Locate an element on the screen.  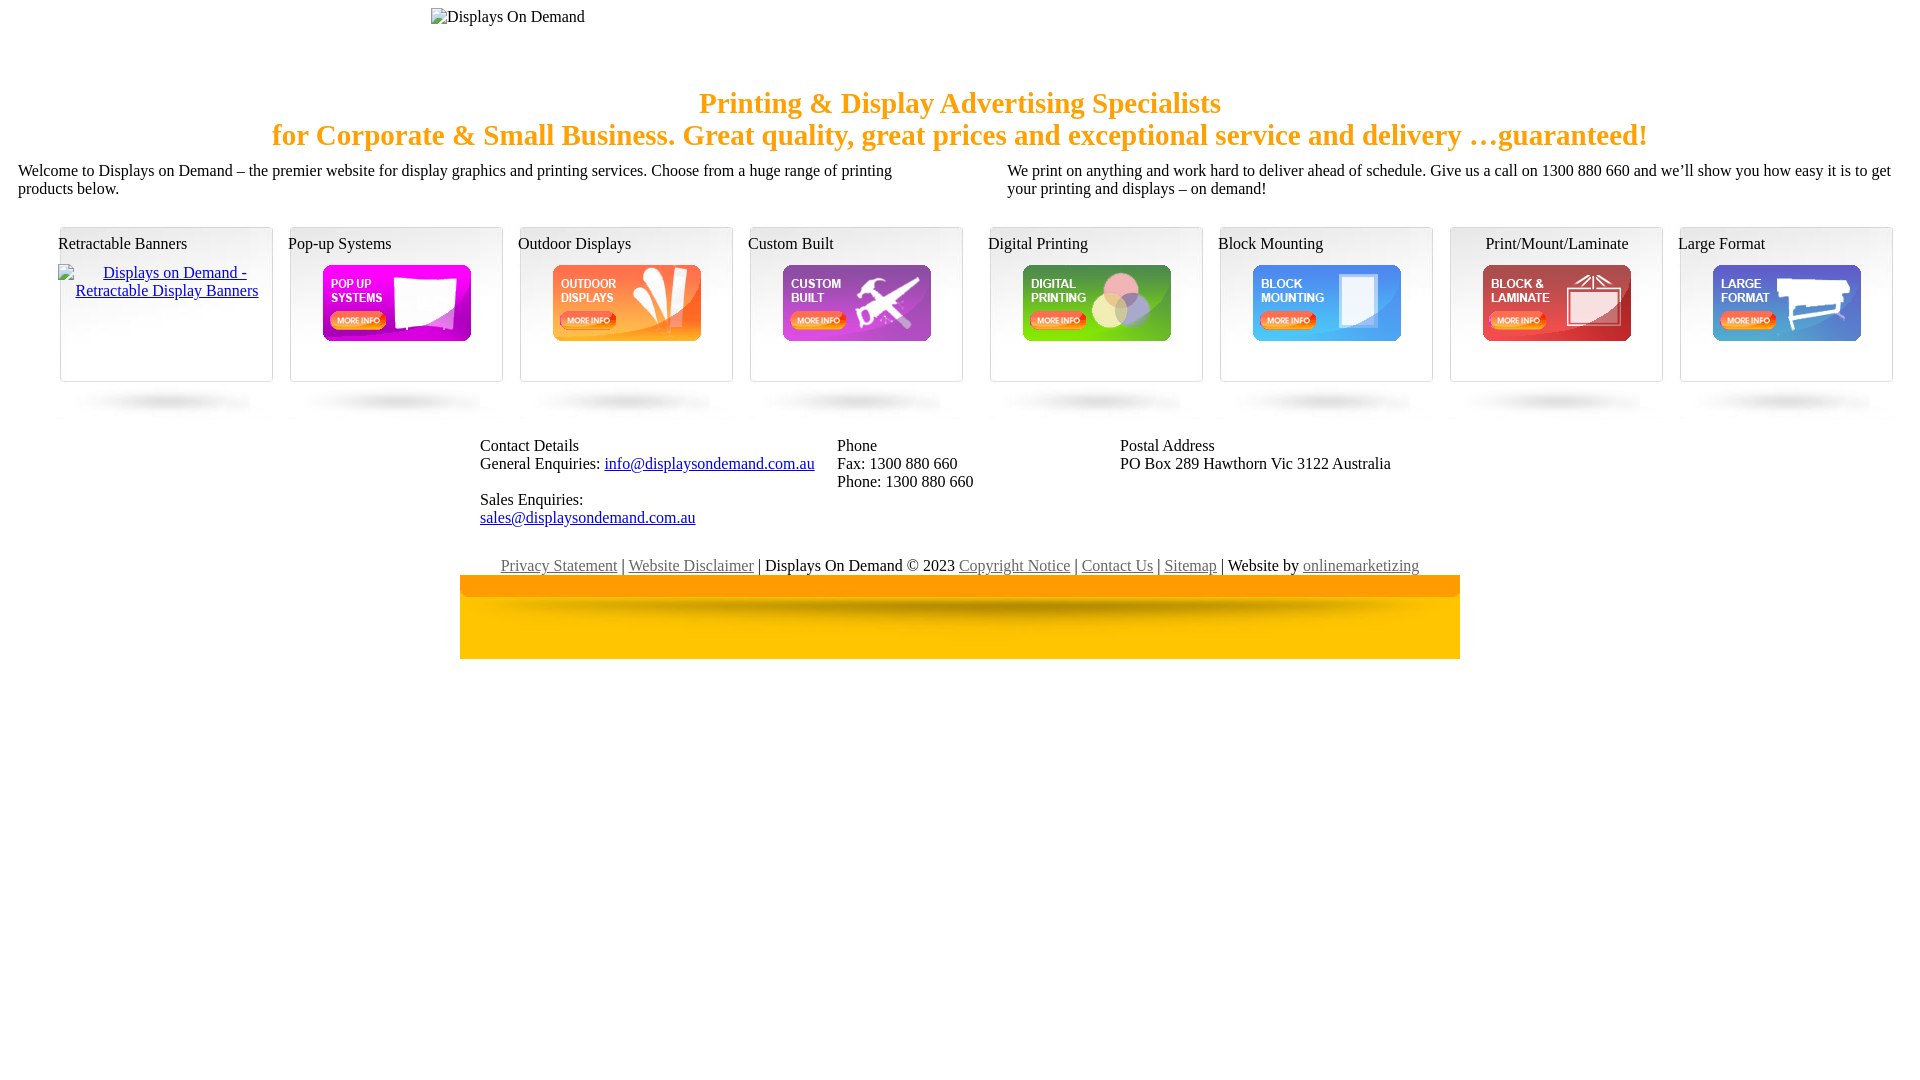
'Website Disclaimer' is located at coordinates (690, 565).